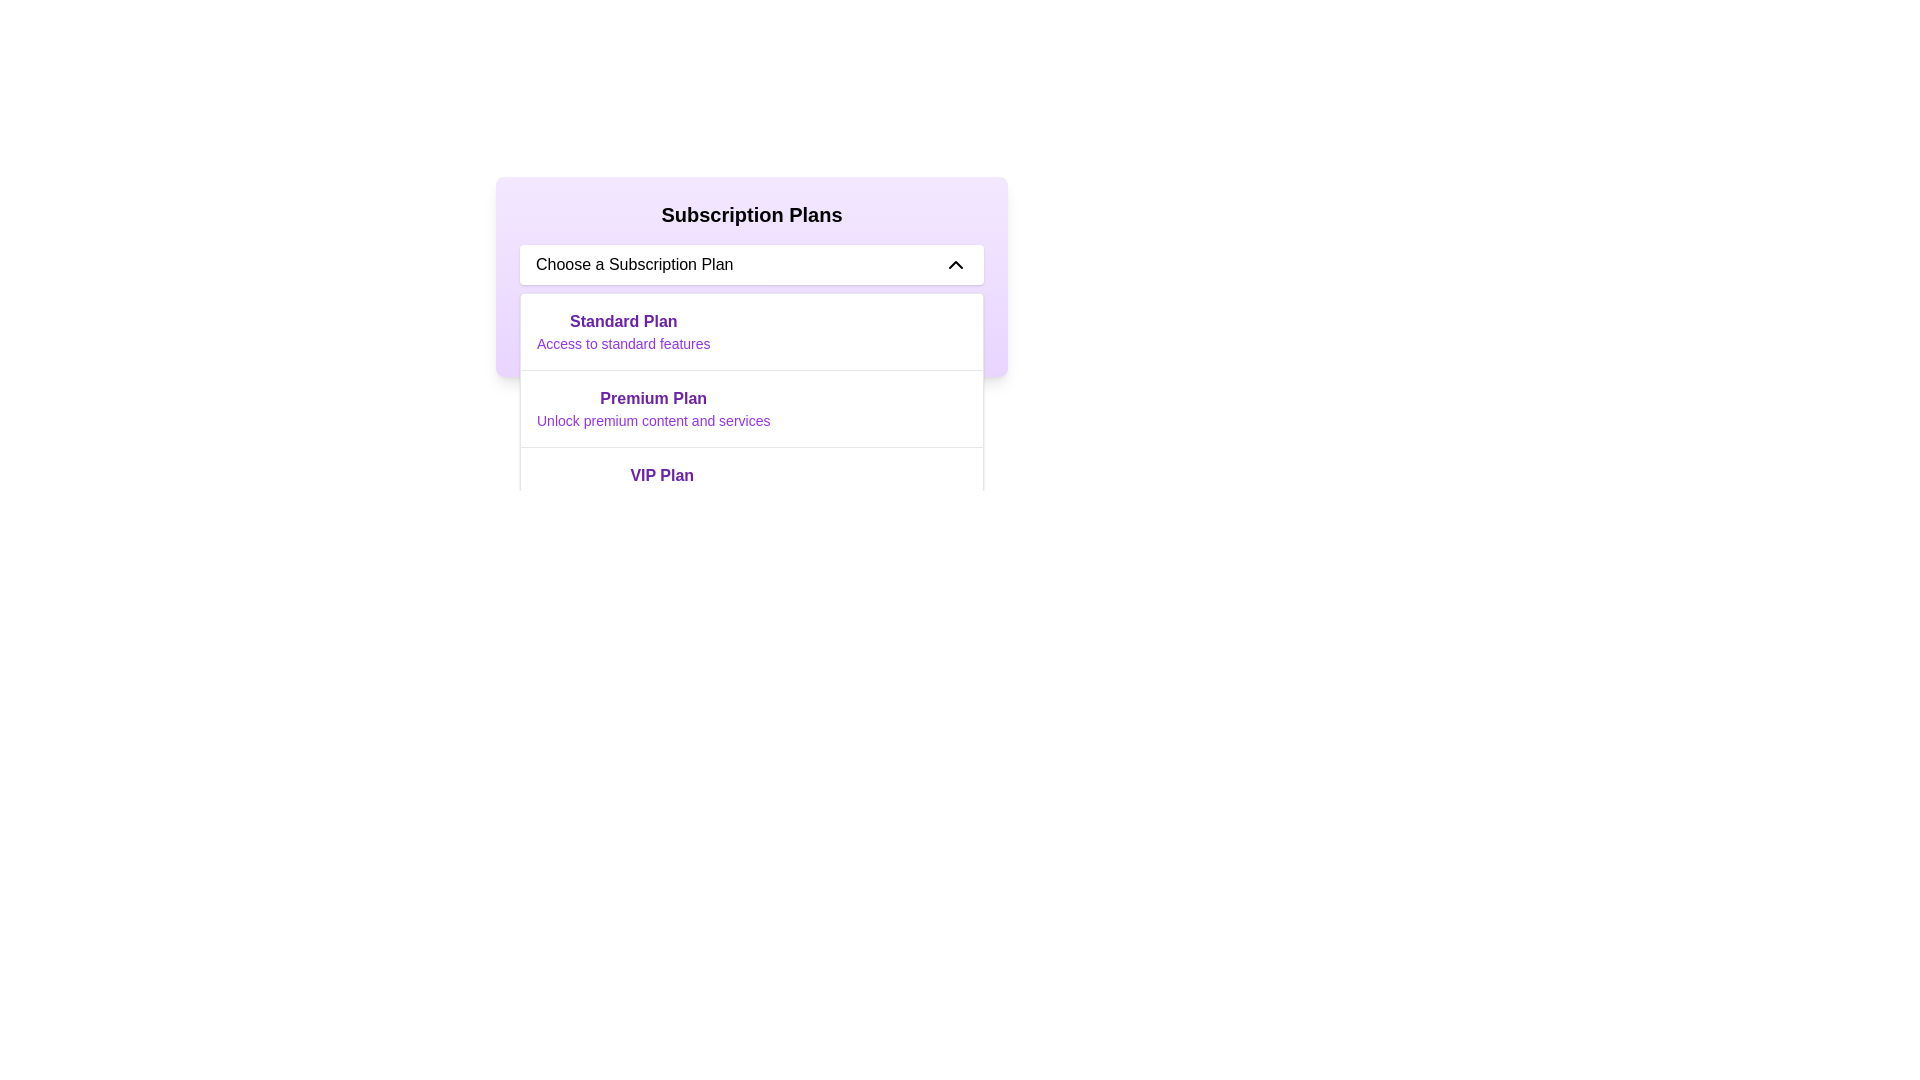 The width and height of the screenshot is (1920, 1080). I want to click on the text label displaying 'Access to standard features', which is styled with a smaller font size and purple color, located directly below the 'Standard Plan' title in the dropdown menu, so click(622, 342).